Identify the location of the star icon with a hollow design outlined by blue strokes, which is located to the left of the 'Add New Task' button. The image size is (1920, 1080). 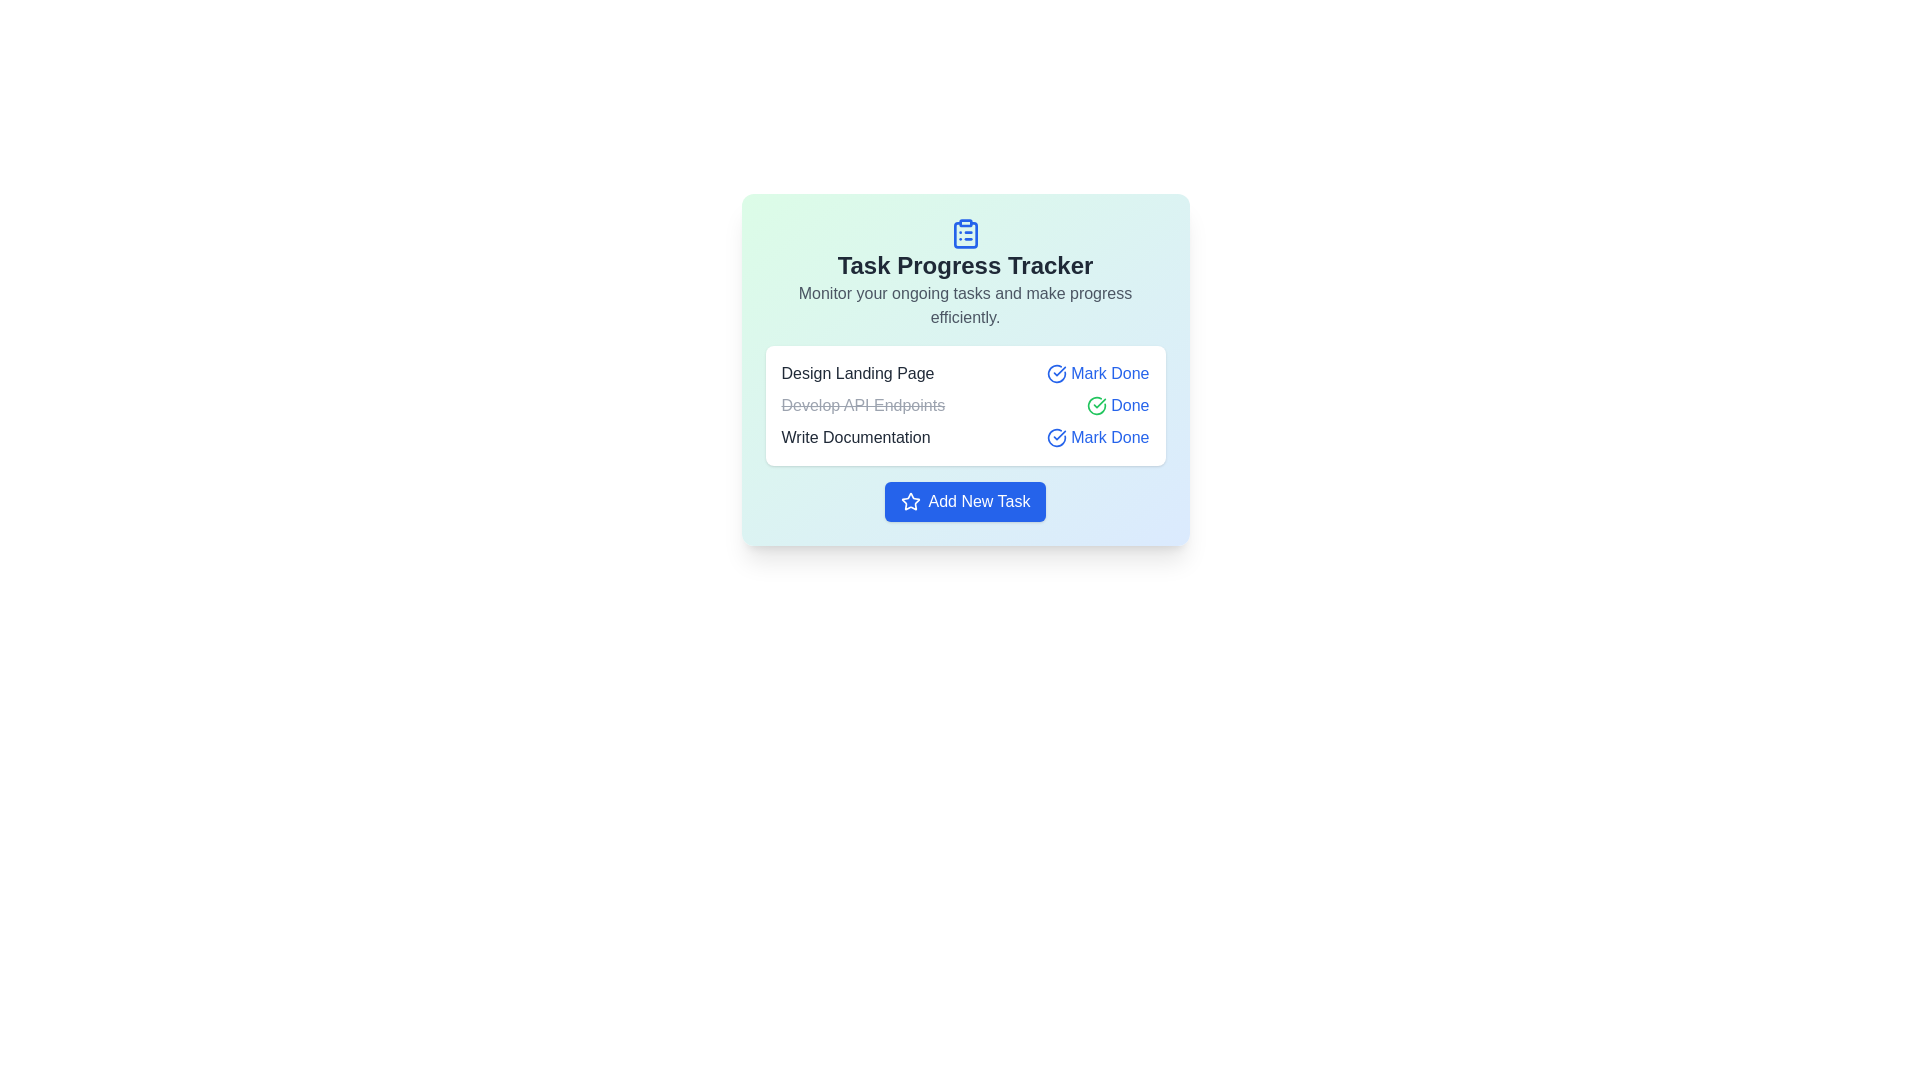
(909, 500).